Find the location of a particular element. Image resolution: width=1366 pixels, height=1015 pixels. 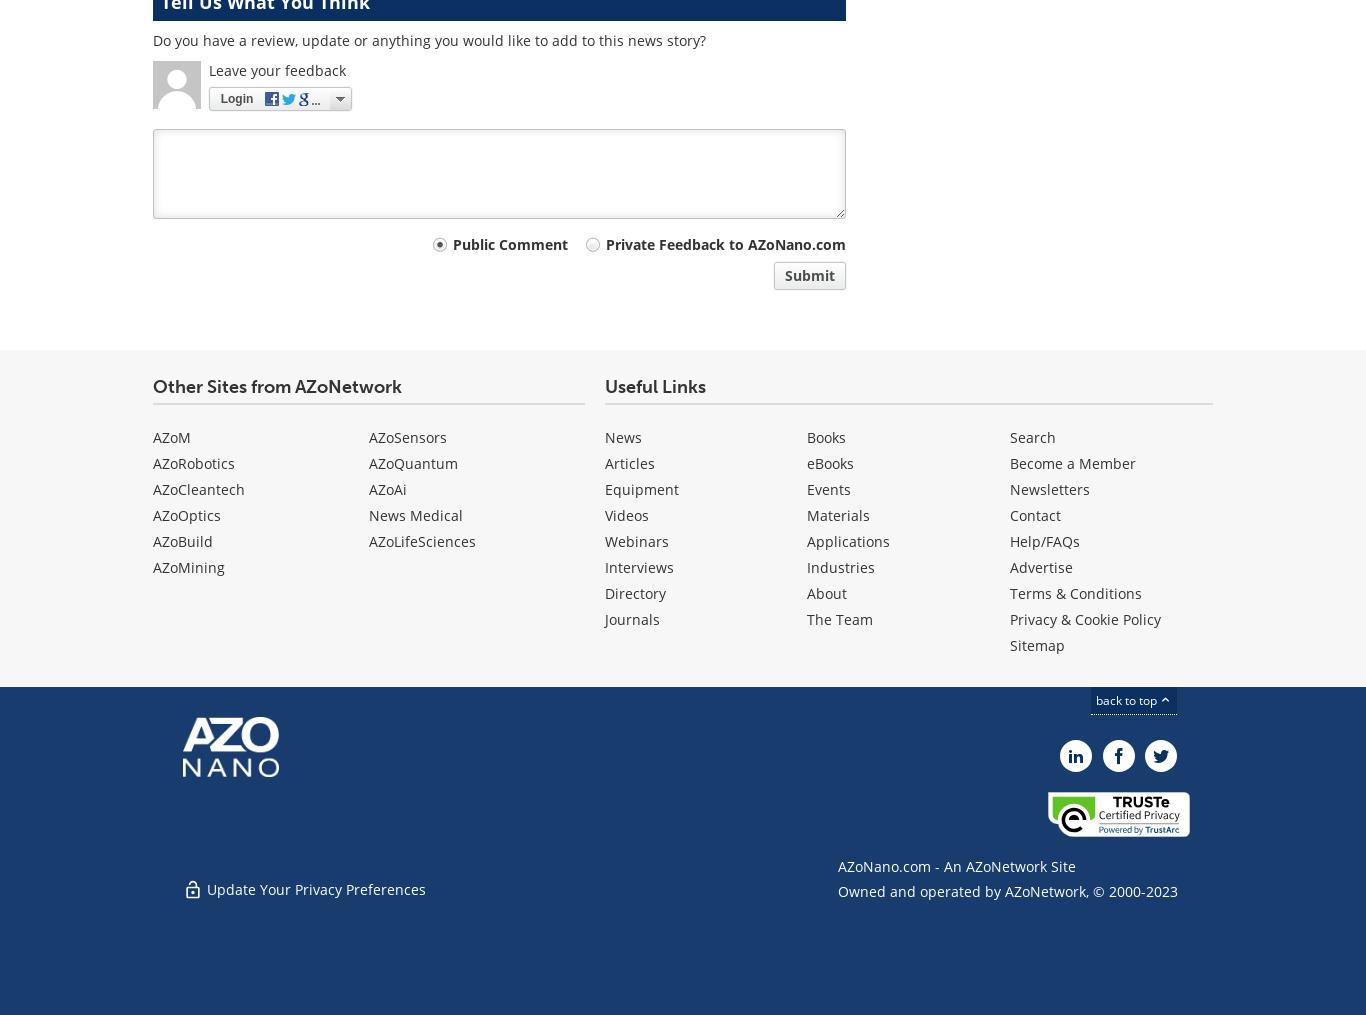

'Submit' is located at coordinates (809, 274).